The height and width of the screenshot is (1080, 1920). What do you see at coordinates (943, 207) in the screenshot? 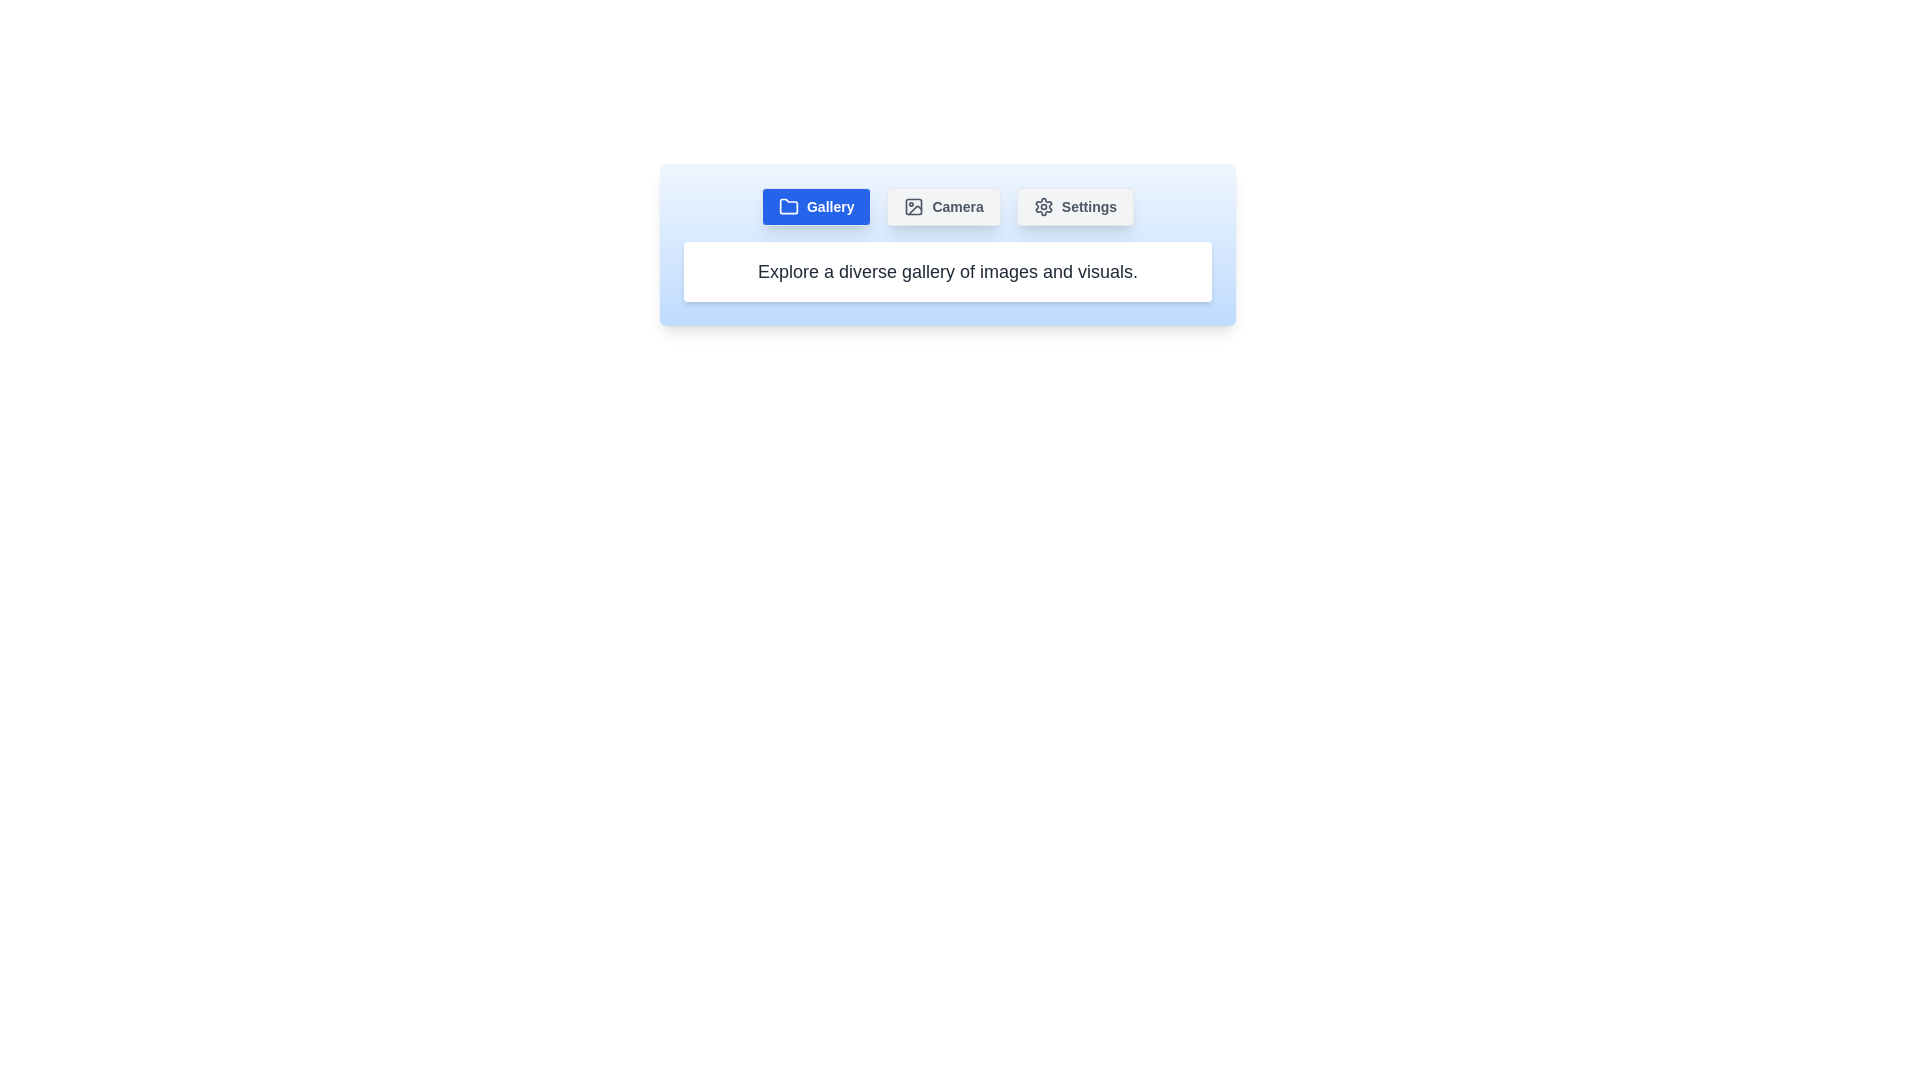
I see `the 'Camera' button with a light gray background and medium gray text` at bounding box center [943, 207].